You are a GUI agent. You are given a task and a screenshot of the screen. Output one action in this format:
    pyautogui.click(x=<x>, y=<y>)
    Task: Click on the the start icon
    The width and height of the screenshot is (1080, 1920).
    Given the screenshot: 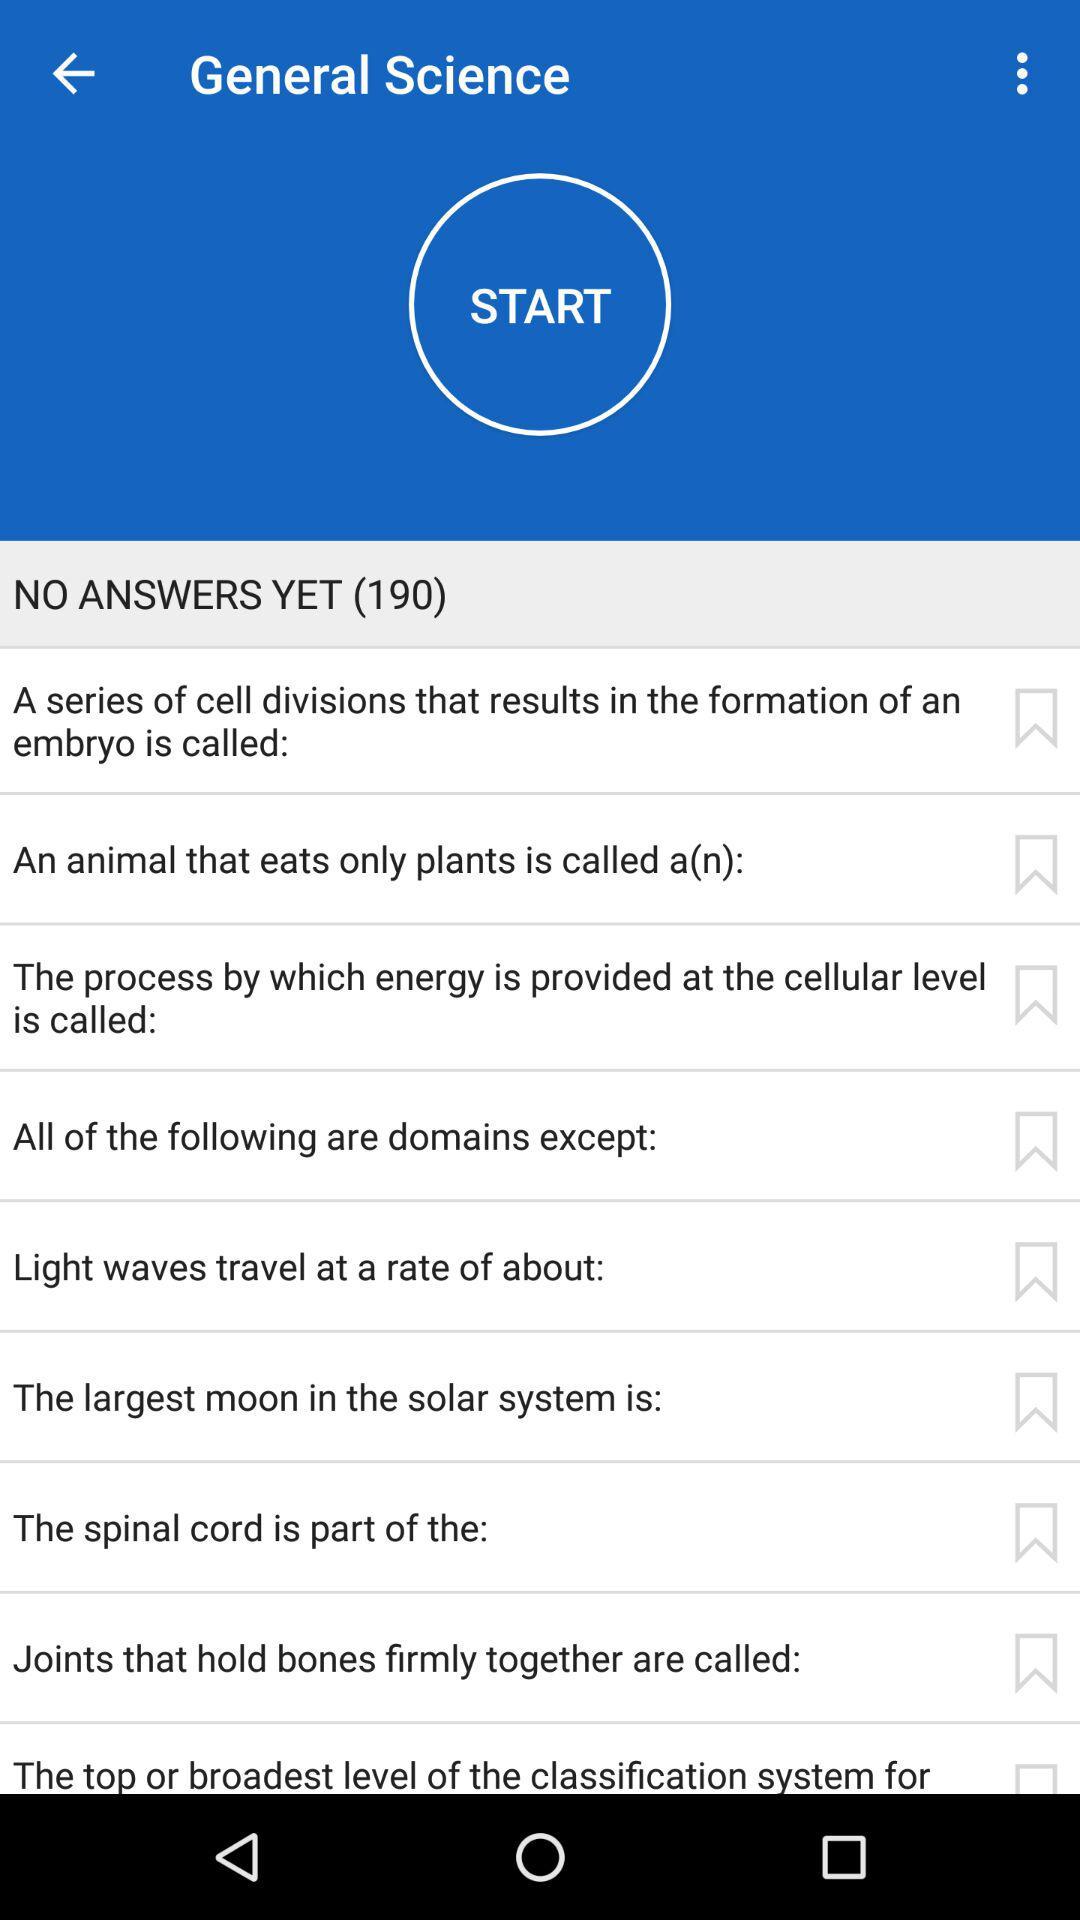 What is the action you would take?
    pyautogui.click(x=540, y=303)
    